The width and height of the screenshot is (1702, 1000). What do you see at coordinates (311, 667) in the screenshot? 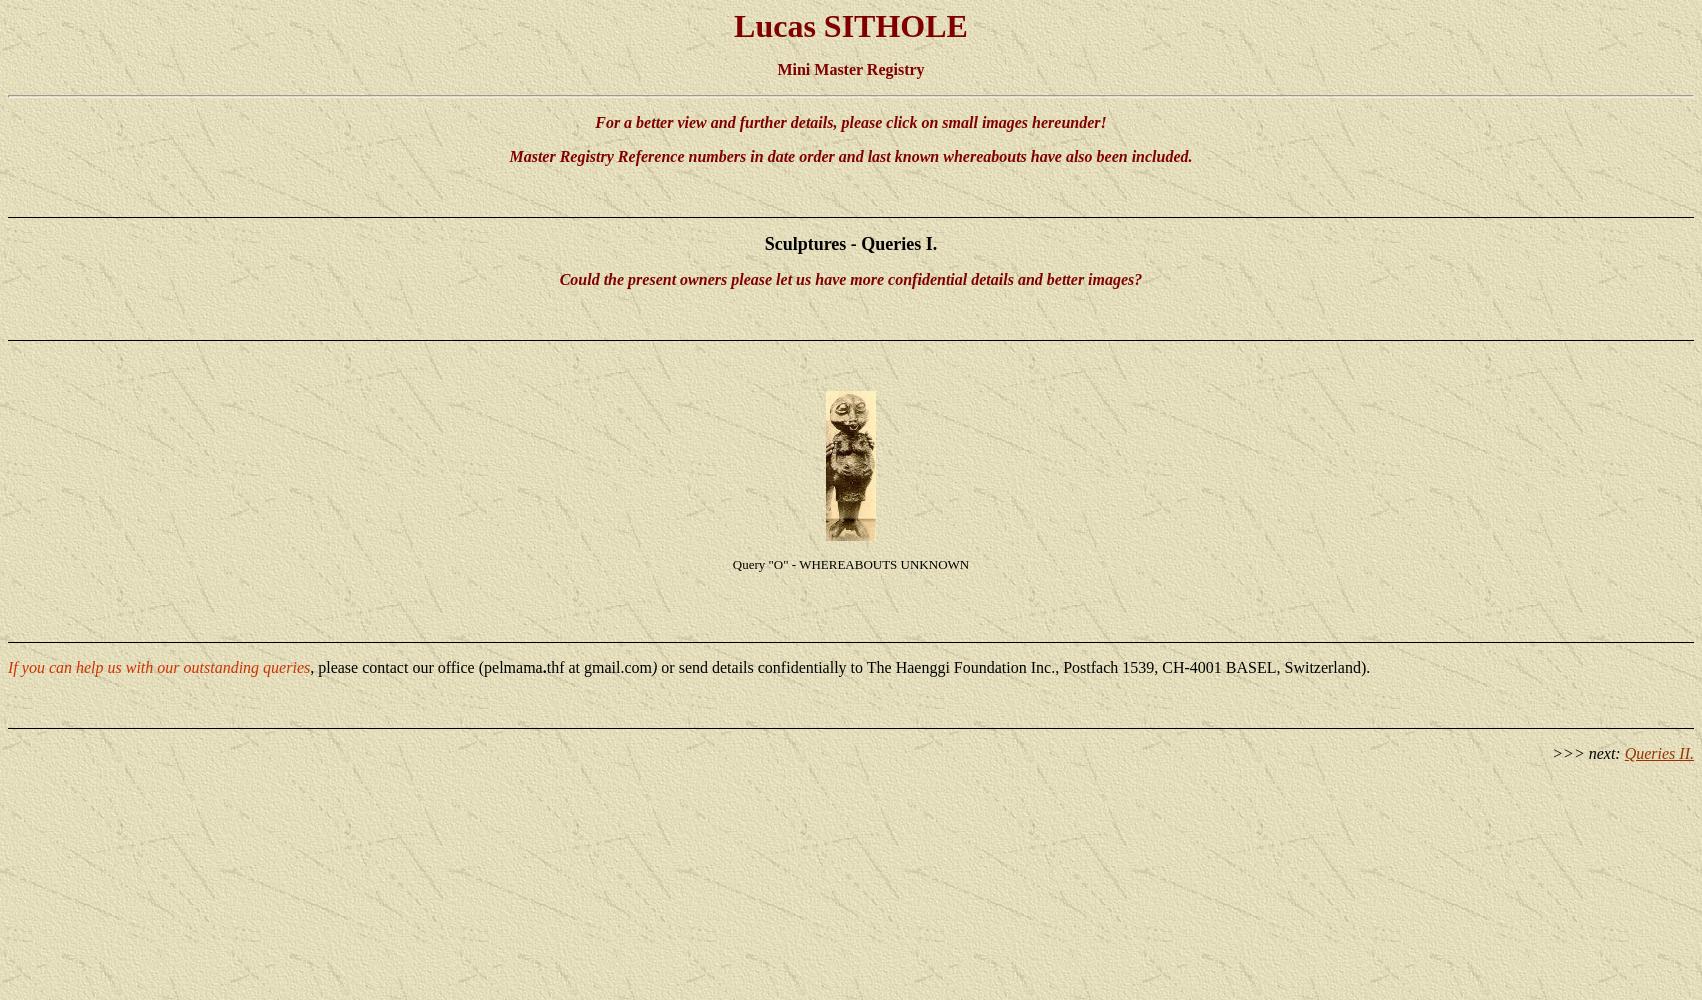
I see `','` at bounding box center [311, 667].